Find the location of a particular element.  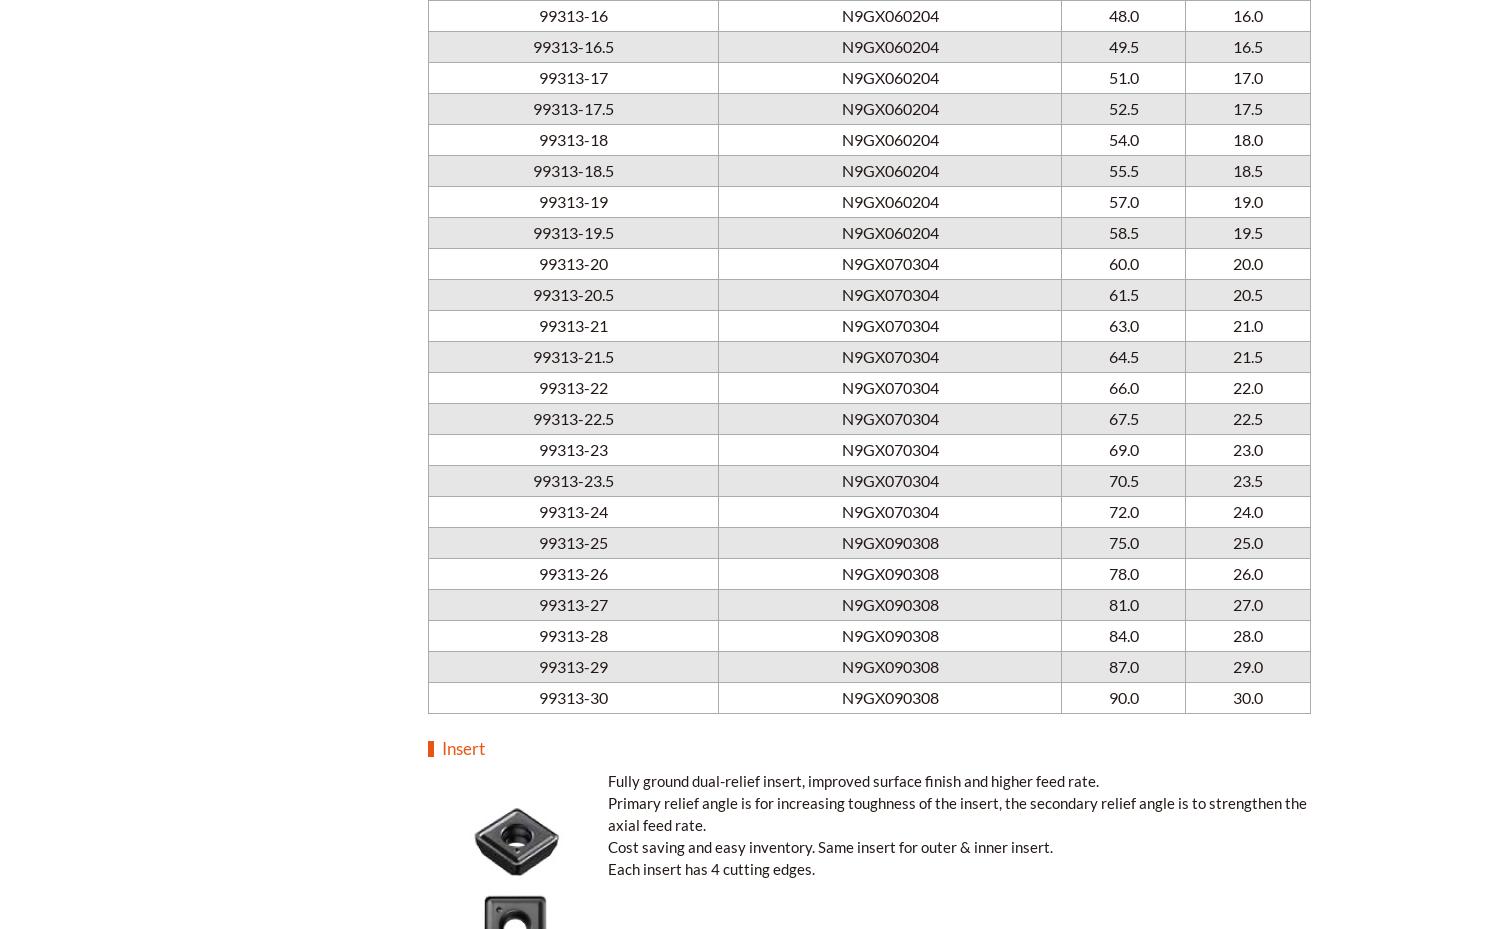

'26.0' is located at coordinates (1247, 571).